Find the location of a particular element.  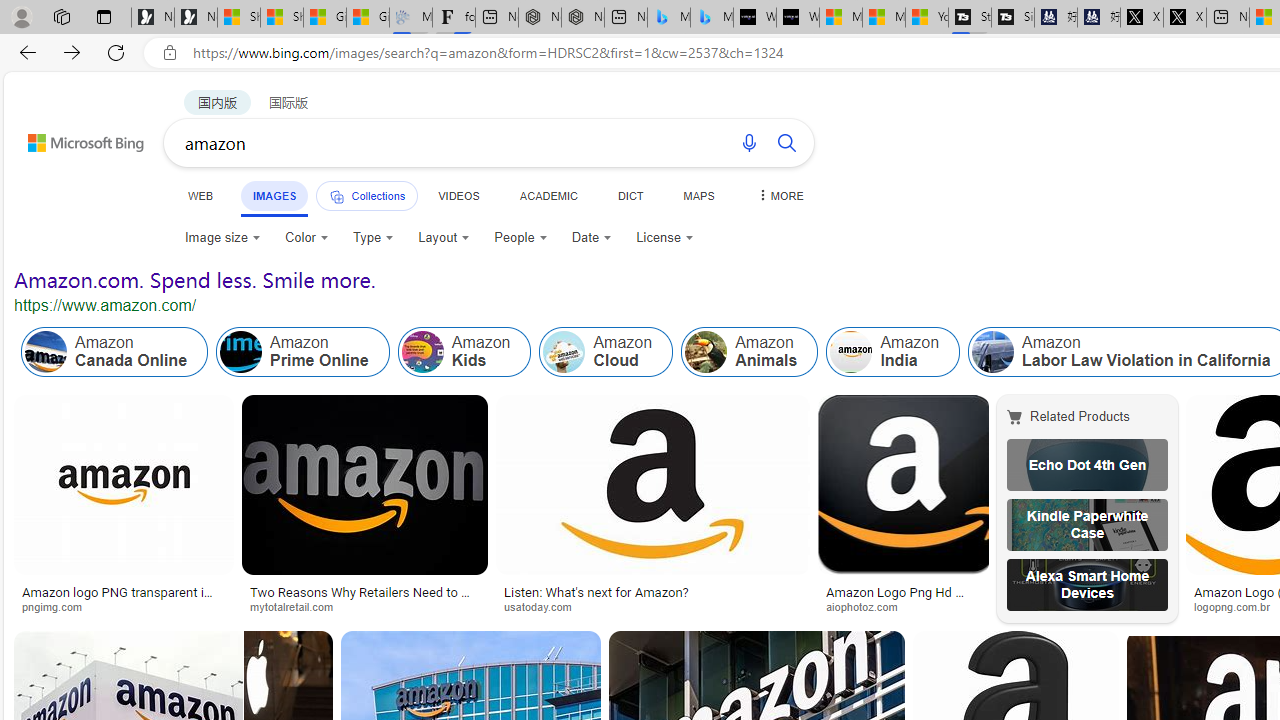

'Date' is located at coordinates (591, 236).